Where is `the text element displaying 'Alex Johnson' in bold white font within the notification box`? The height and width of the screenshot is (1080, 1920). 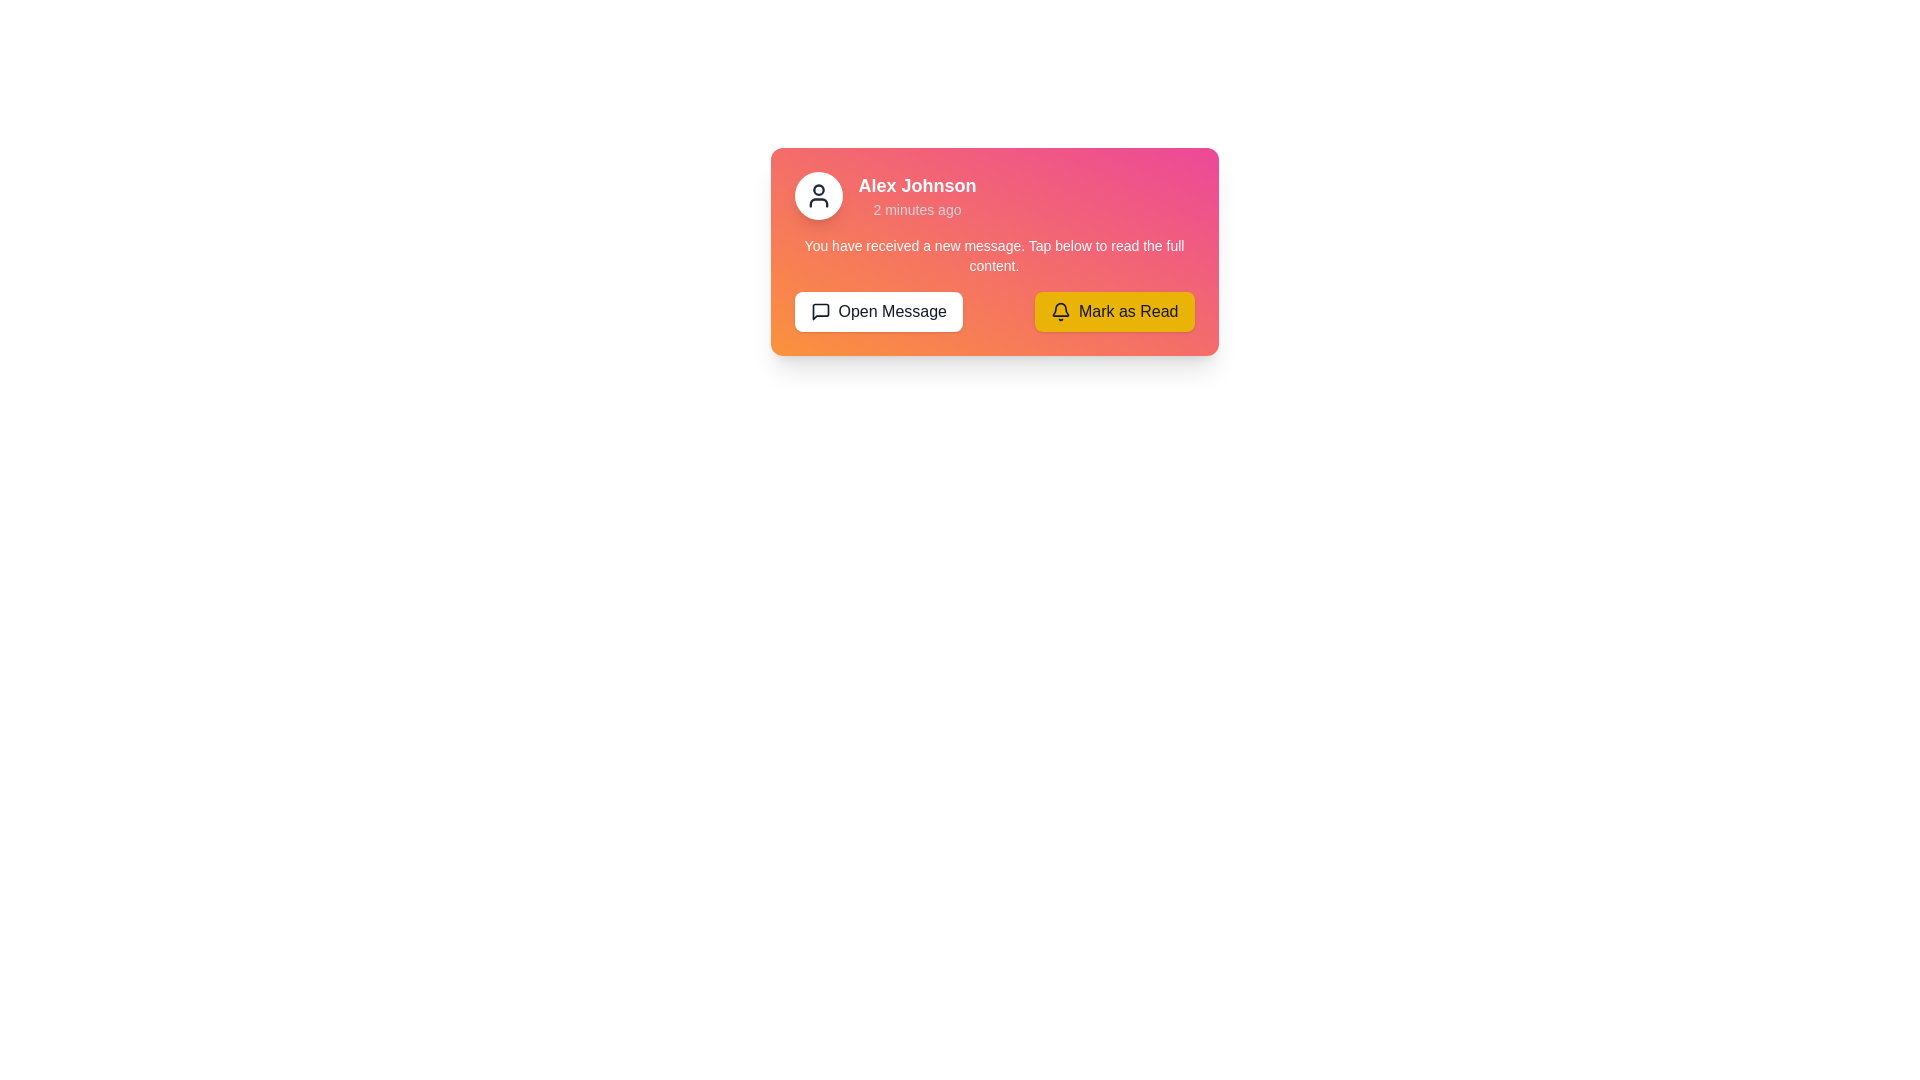
the text element displaying 'Alex Johnson' in bold white font within the notification box is located at coordinates (916, 185).